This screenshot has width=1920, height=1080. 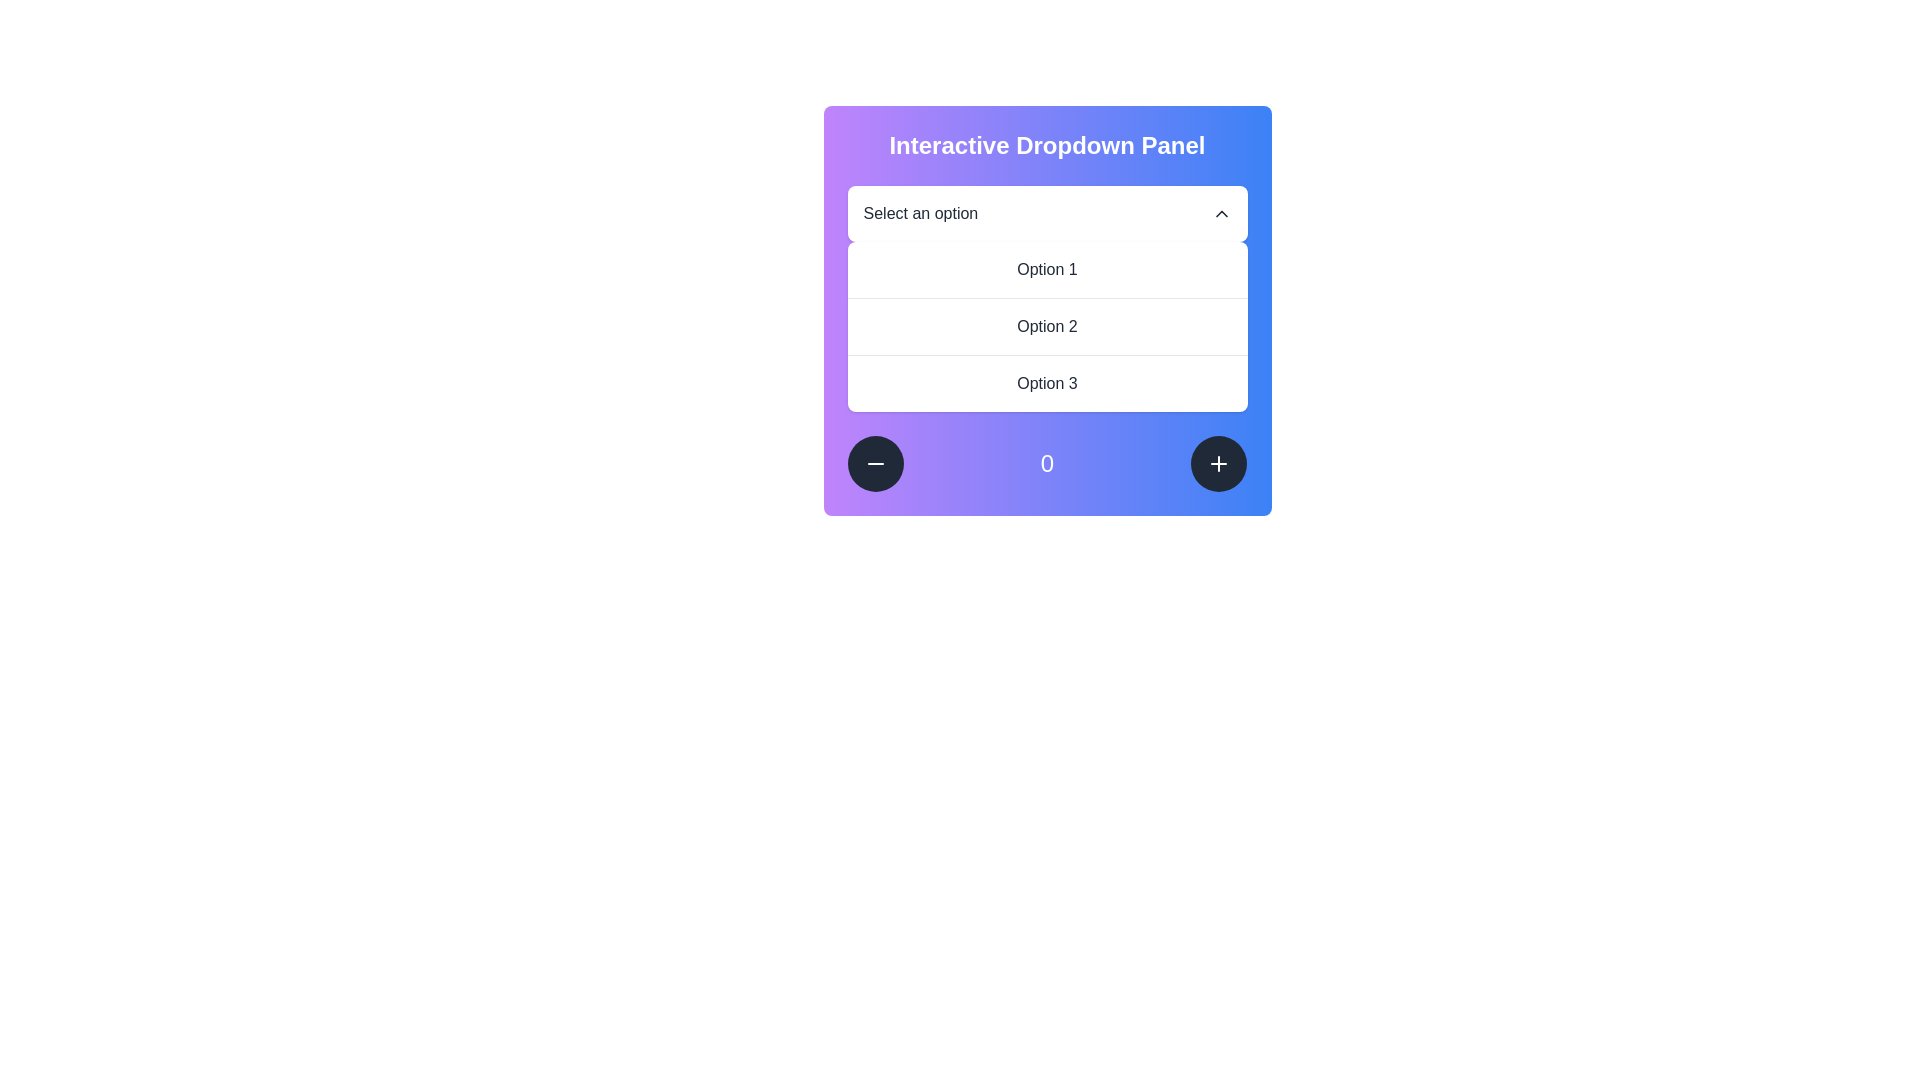 I want to click on the numeric value display Label located centrally below the dropdown panel and option list, flanked by decrement and increment buttons, so click(x=1046, y=463).